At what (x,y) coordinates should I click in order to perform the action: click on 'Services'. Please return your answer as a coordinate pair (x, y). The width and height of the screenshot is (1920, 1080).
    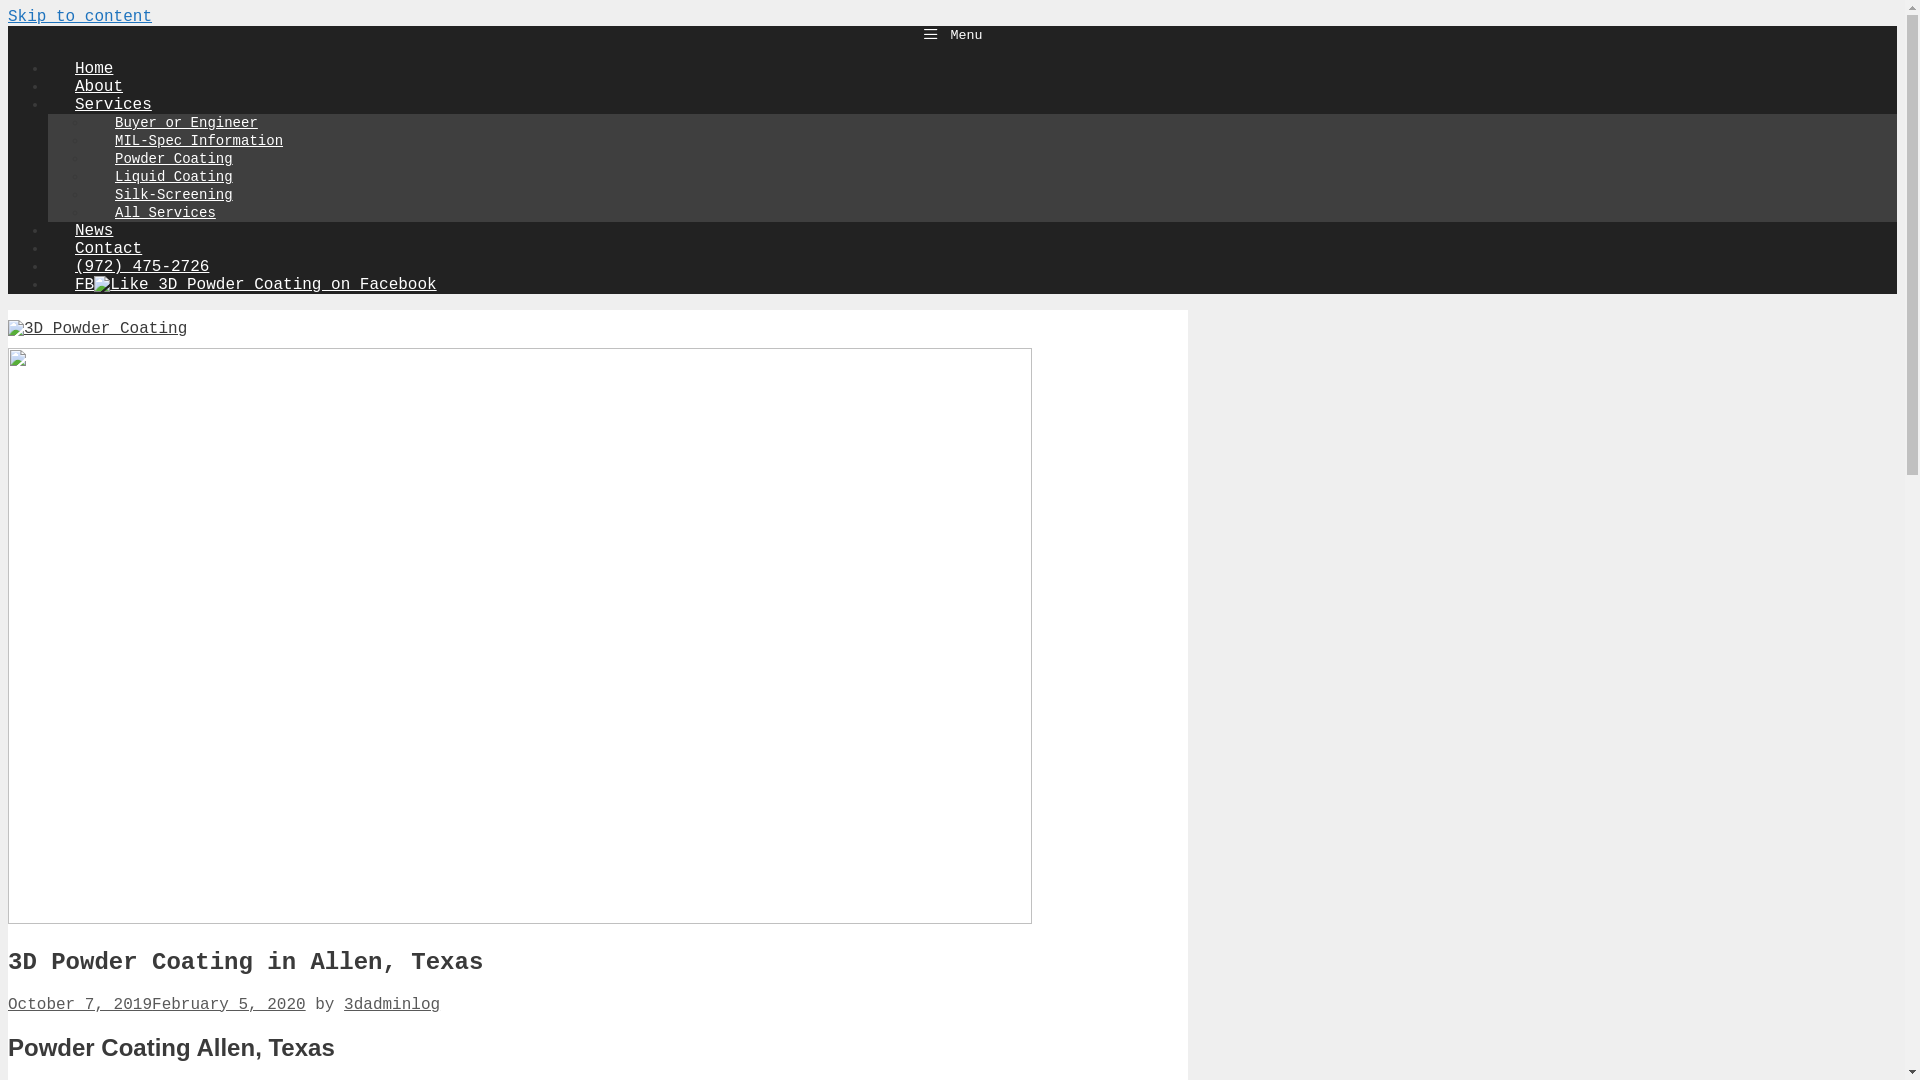
    Looking at the image, I should click on (125, 104).